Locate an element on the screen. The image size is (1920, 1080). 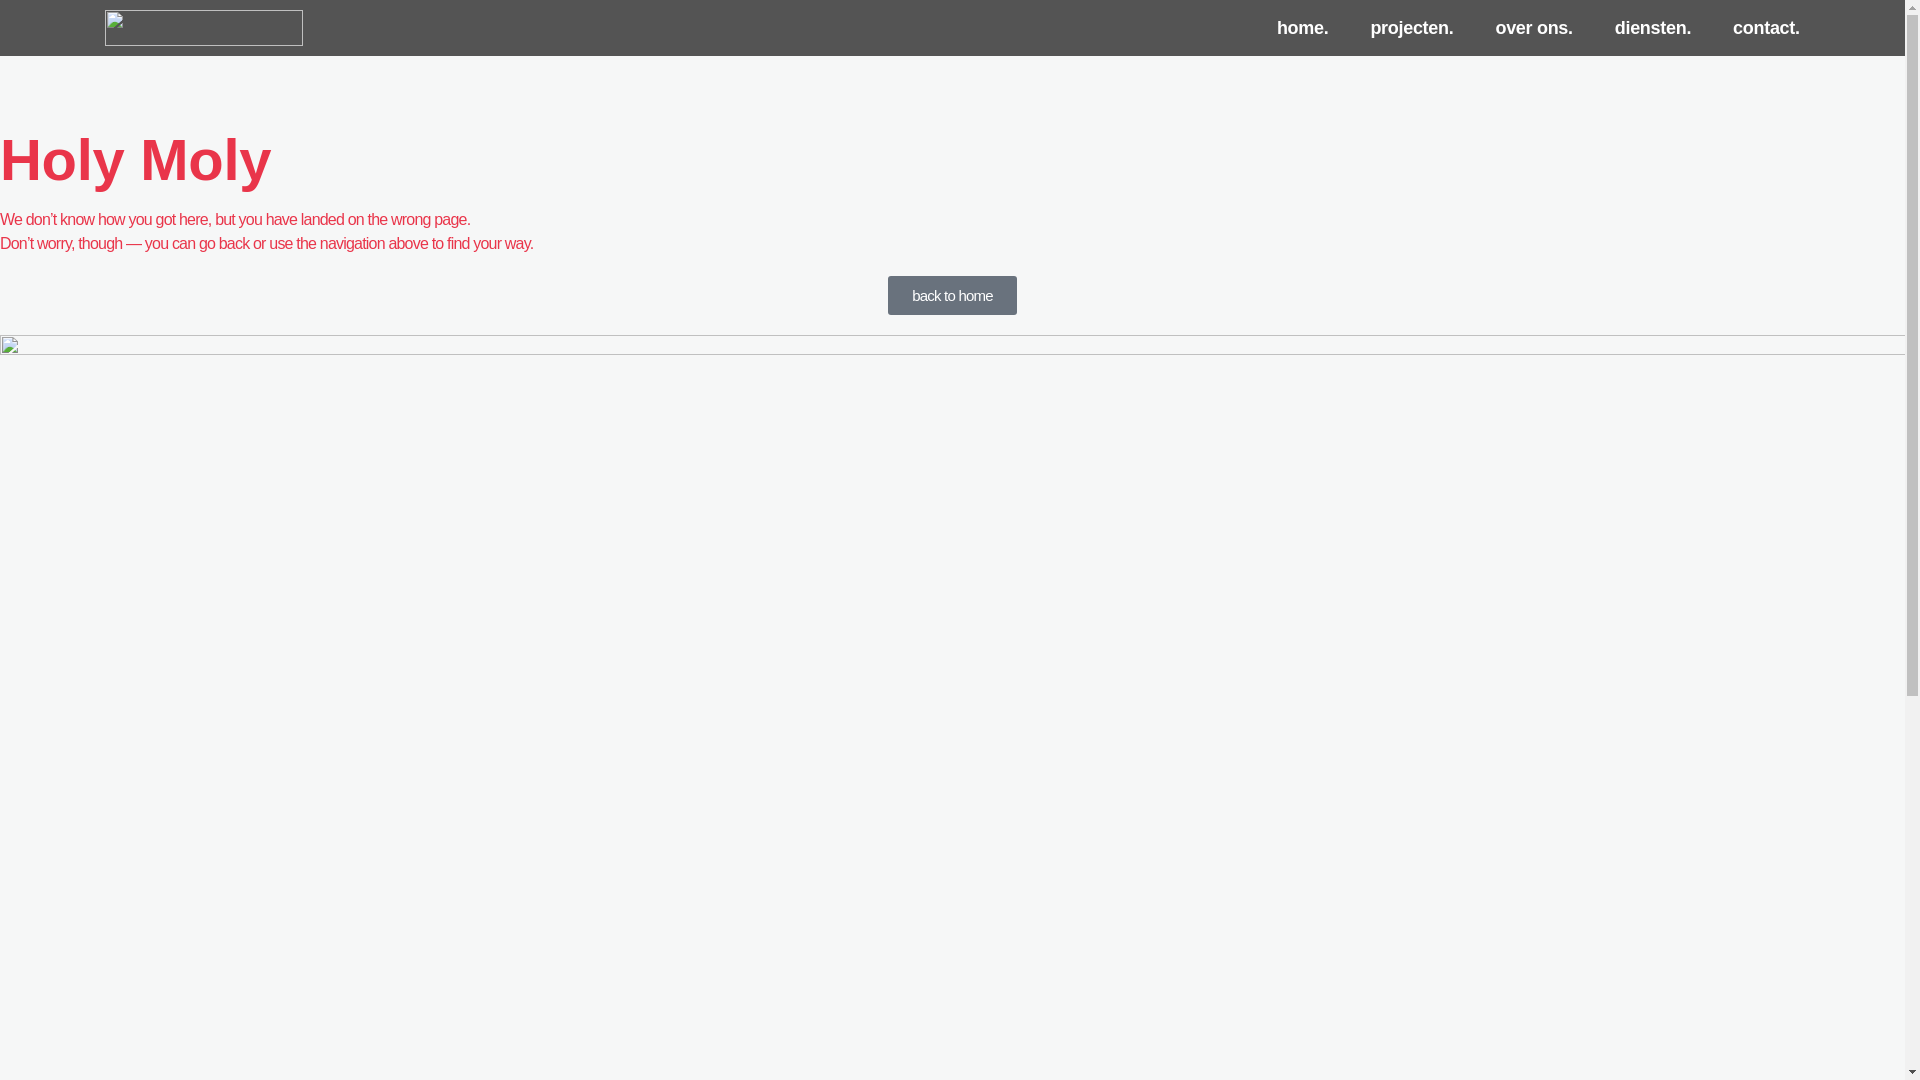
'over ons.' is located at coordinates (1532, 27).